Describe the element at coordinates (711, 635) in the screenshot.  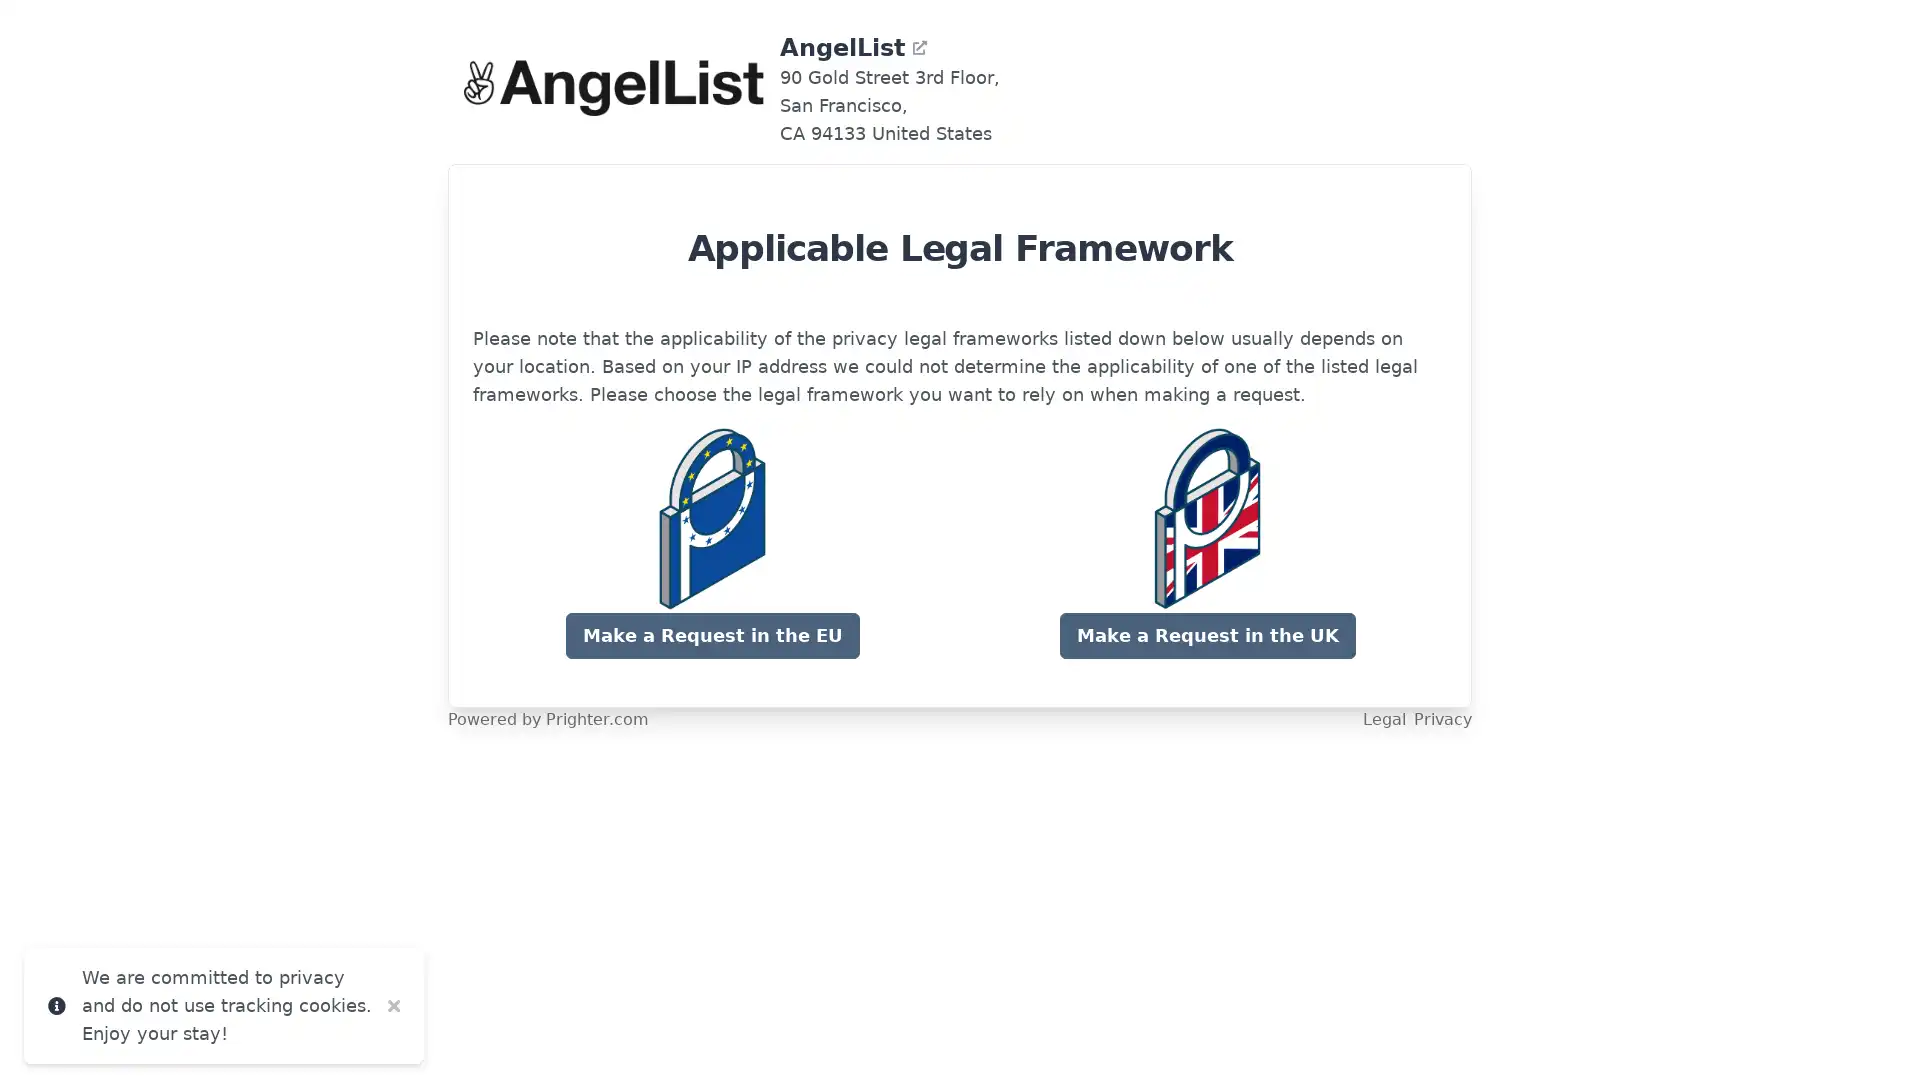
I see `Make a Request in the EU` at that location.